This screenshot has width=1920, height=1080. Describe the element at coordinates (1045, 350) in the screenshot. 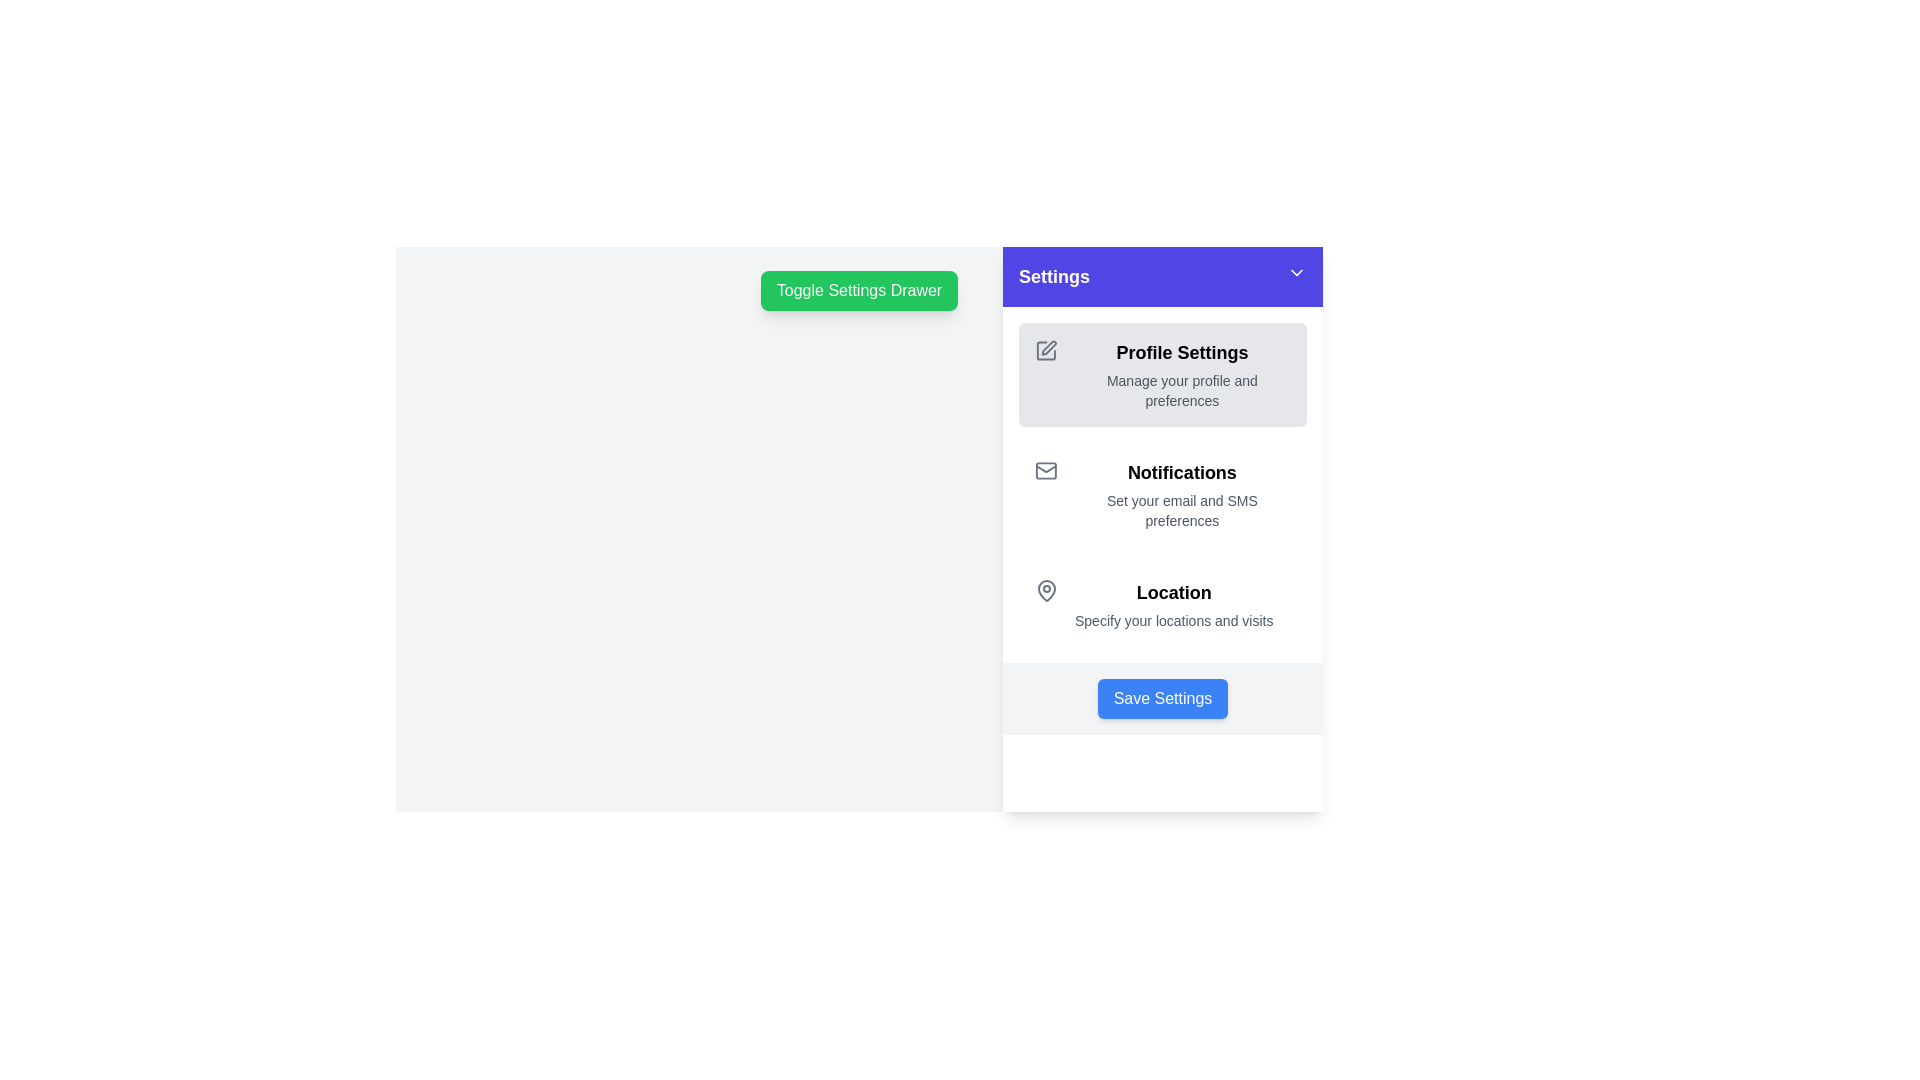

I see `the icon depicting a square with a pen symbol located in the top-left corner of the 'Profile Settings' section to initiate editing` at that location.